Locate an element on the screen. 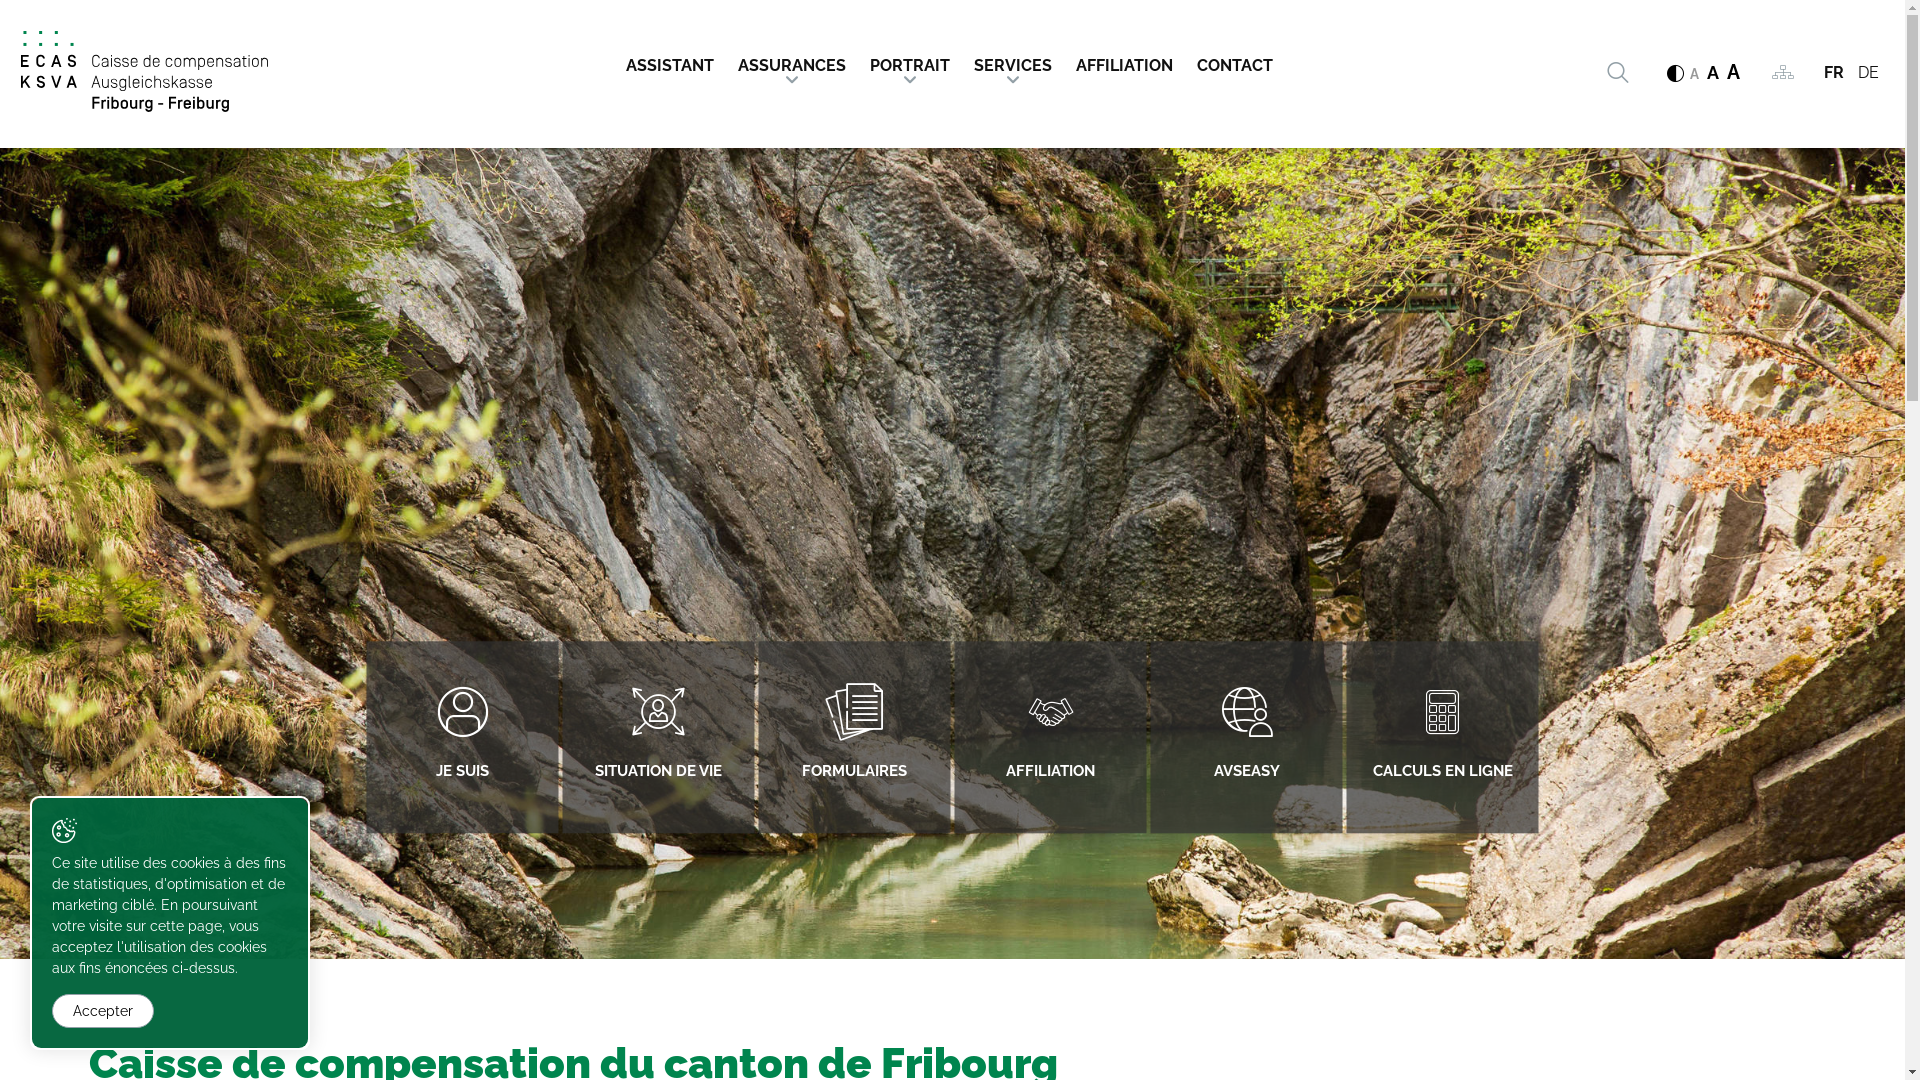 Image resolution: width=1920 pixels, height=1080 pixels. 'A' is located at coordinates (1732, 71).